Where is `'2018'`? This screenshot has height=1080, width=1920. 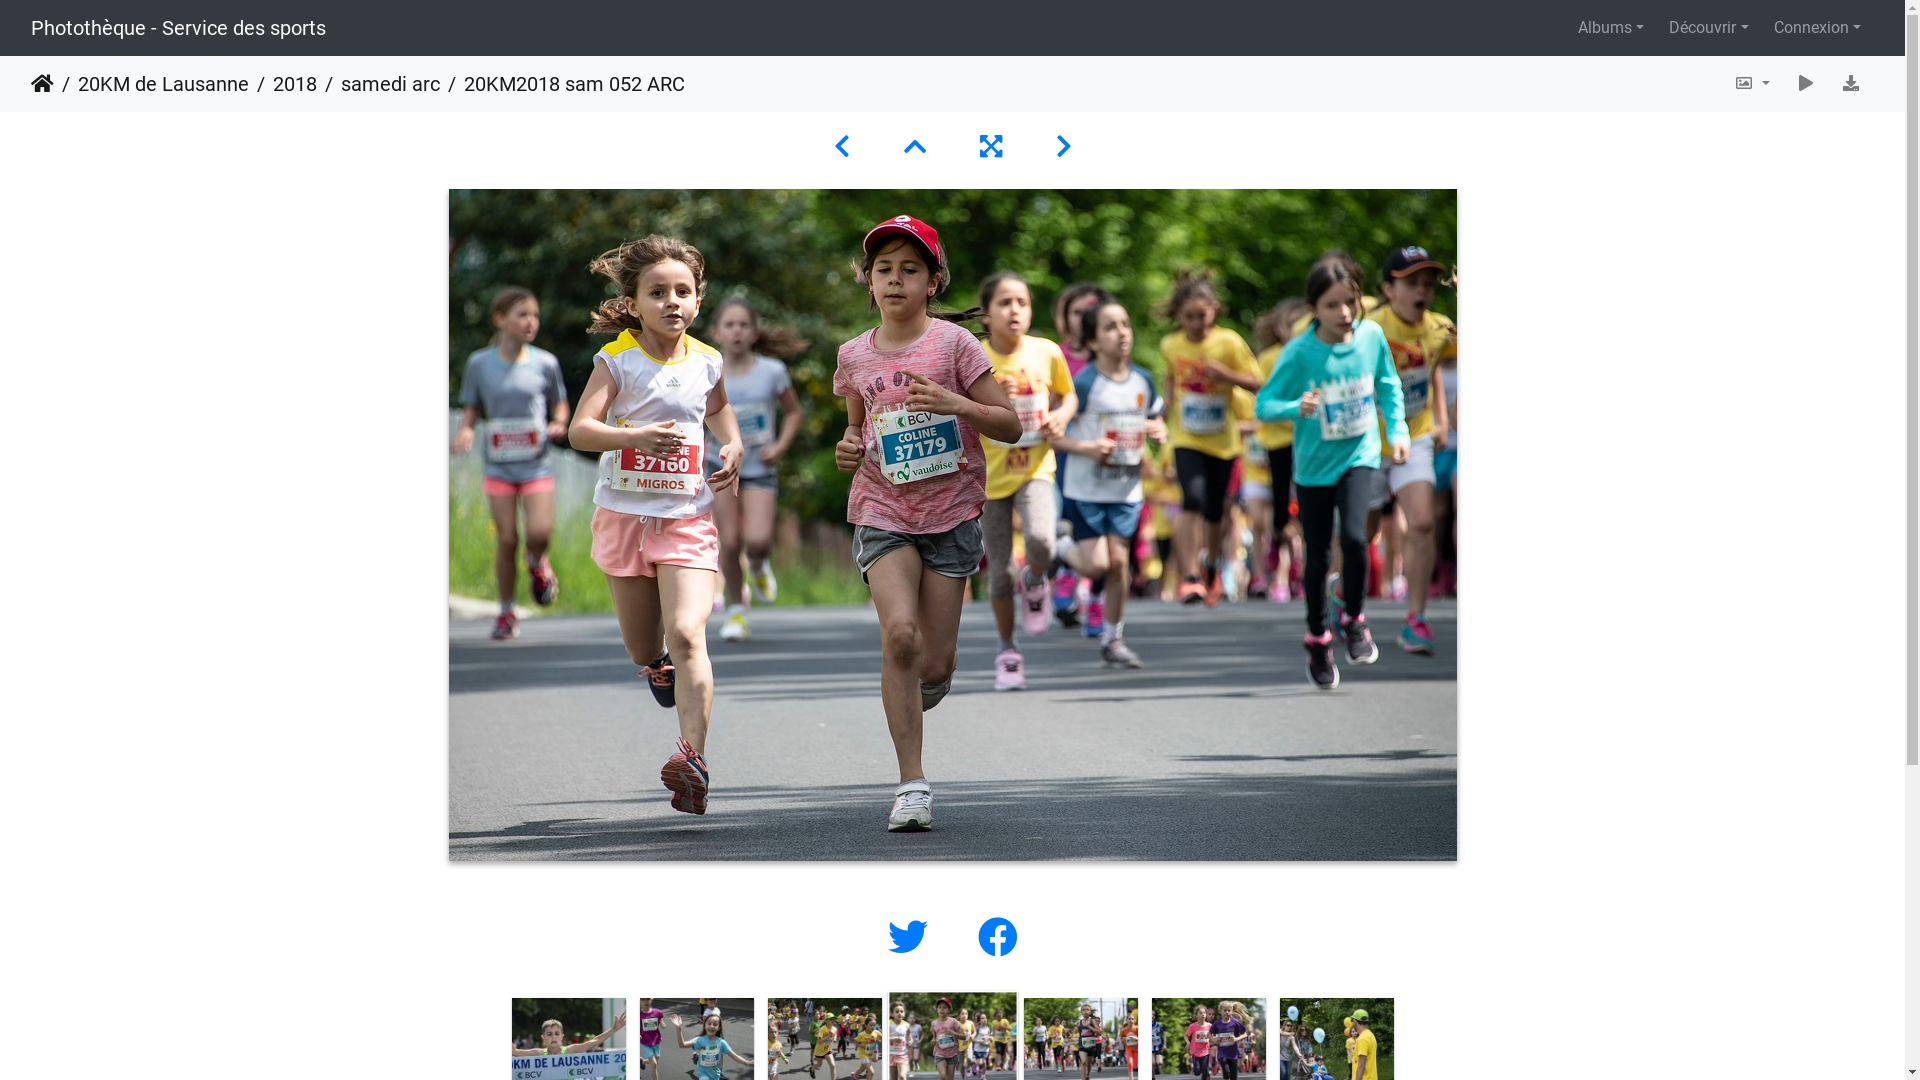 '2018' is located at coordinates (282, 83).